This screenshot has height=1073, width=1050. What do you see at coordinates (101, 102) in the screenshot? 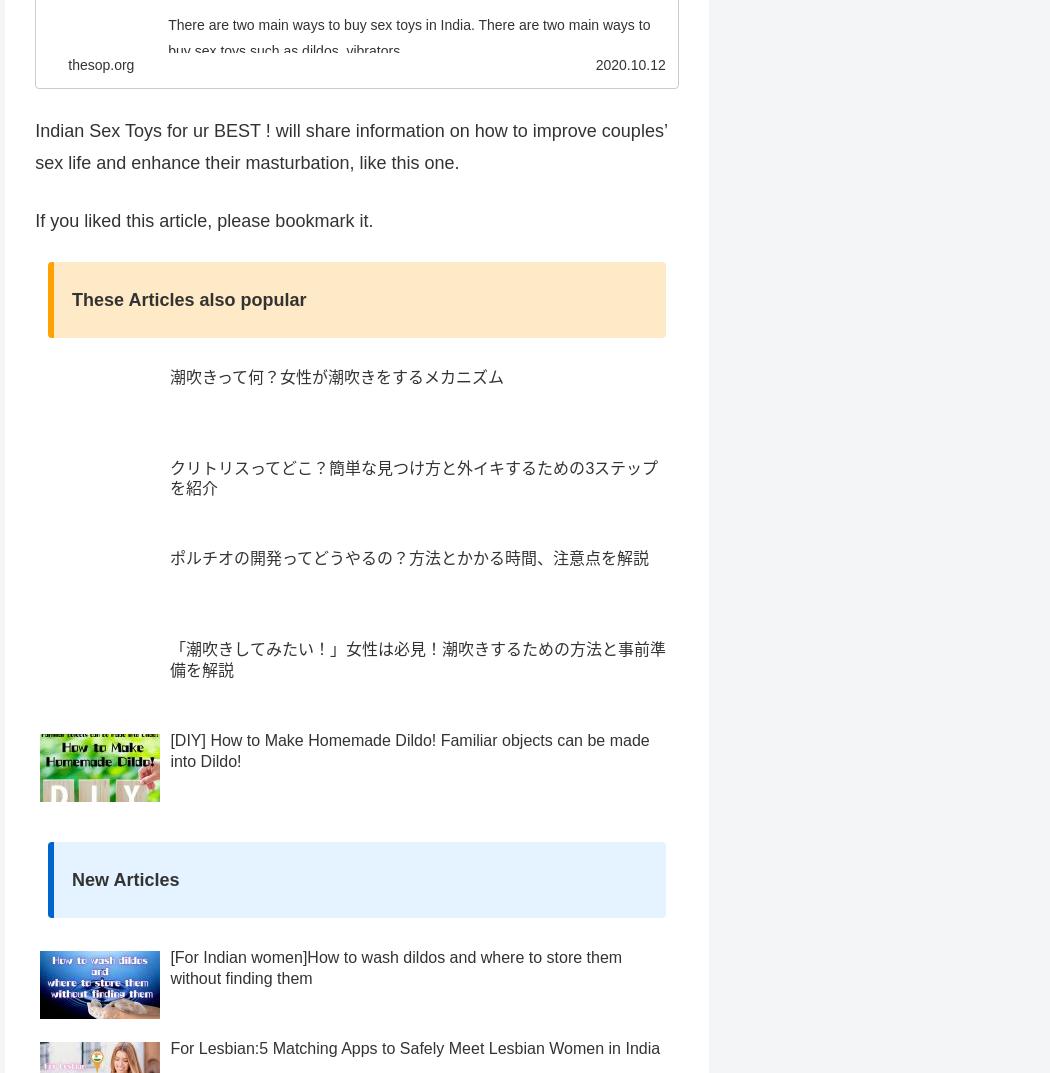
I see `'thesop.org'` at bounding box center [101, 102].